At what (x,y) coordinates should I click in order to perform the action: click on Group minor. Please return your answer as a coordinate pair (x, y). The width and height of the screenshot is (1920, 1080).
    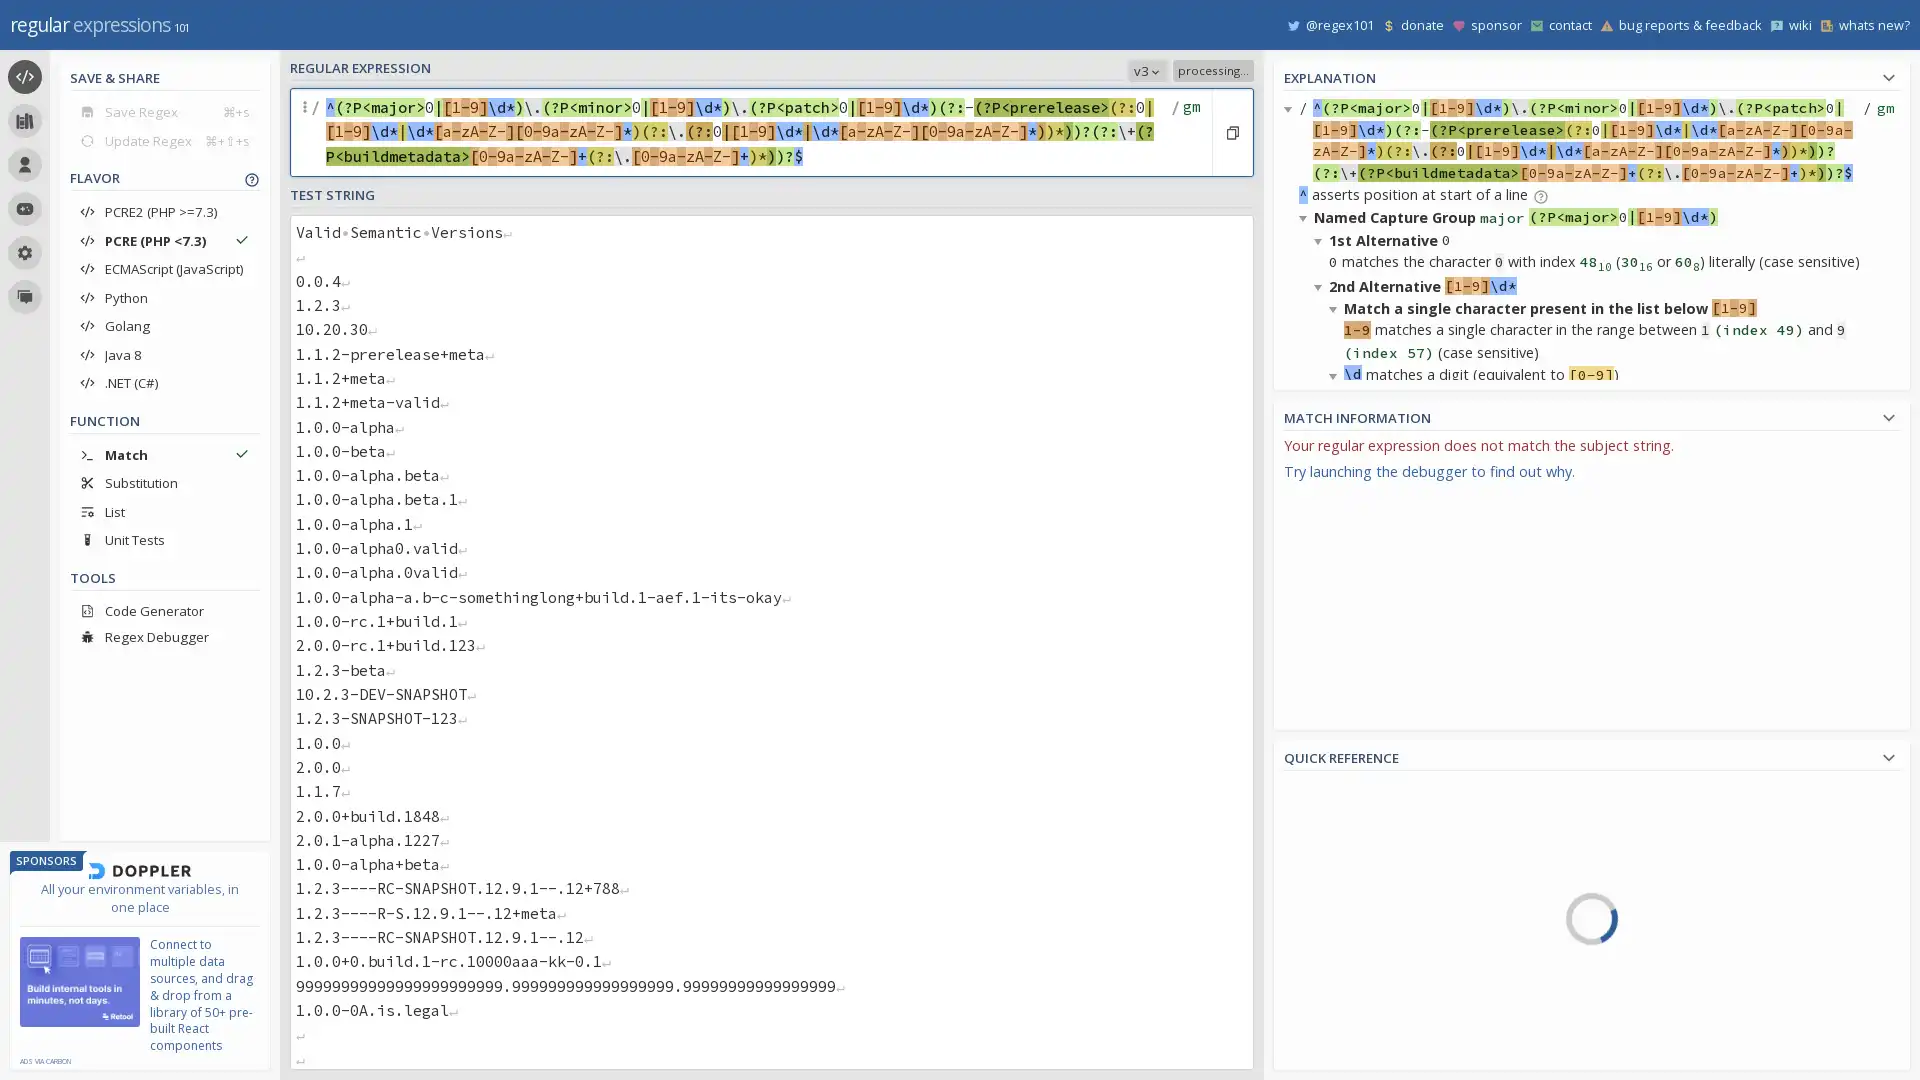
    Looking at the image, I should click on (1372, 1025).